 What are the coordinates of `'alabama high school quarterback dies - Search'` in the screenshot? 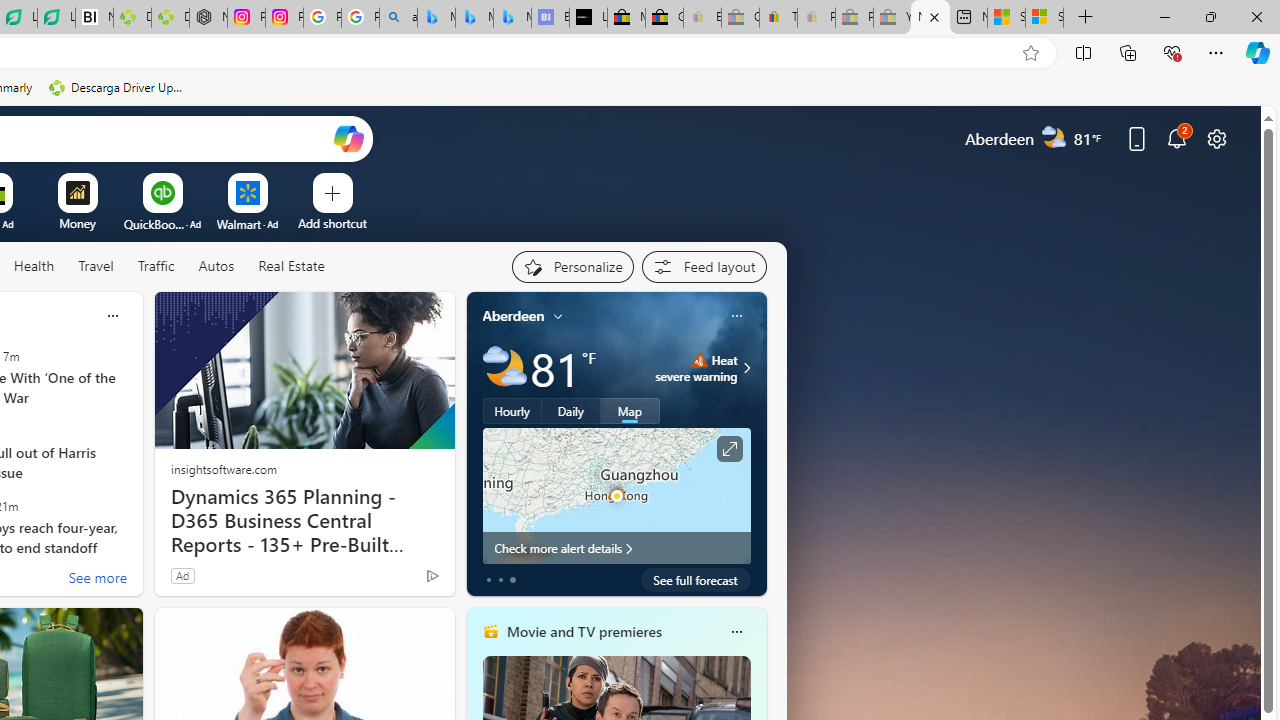 It's located at (398, 17).